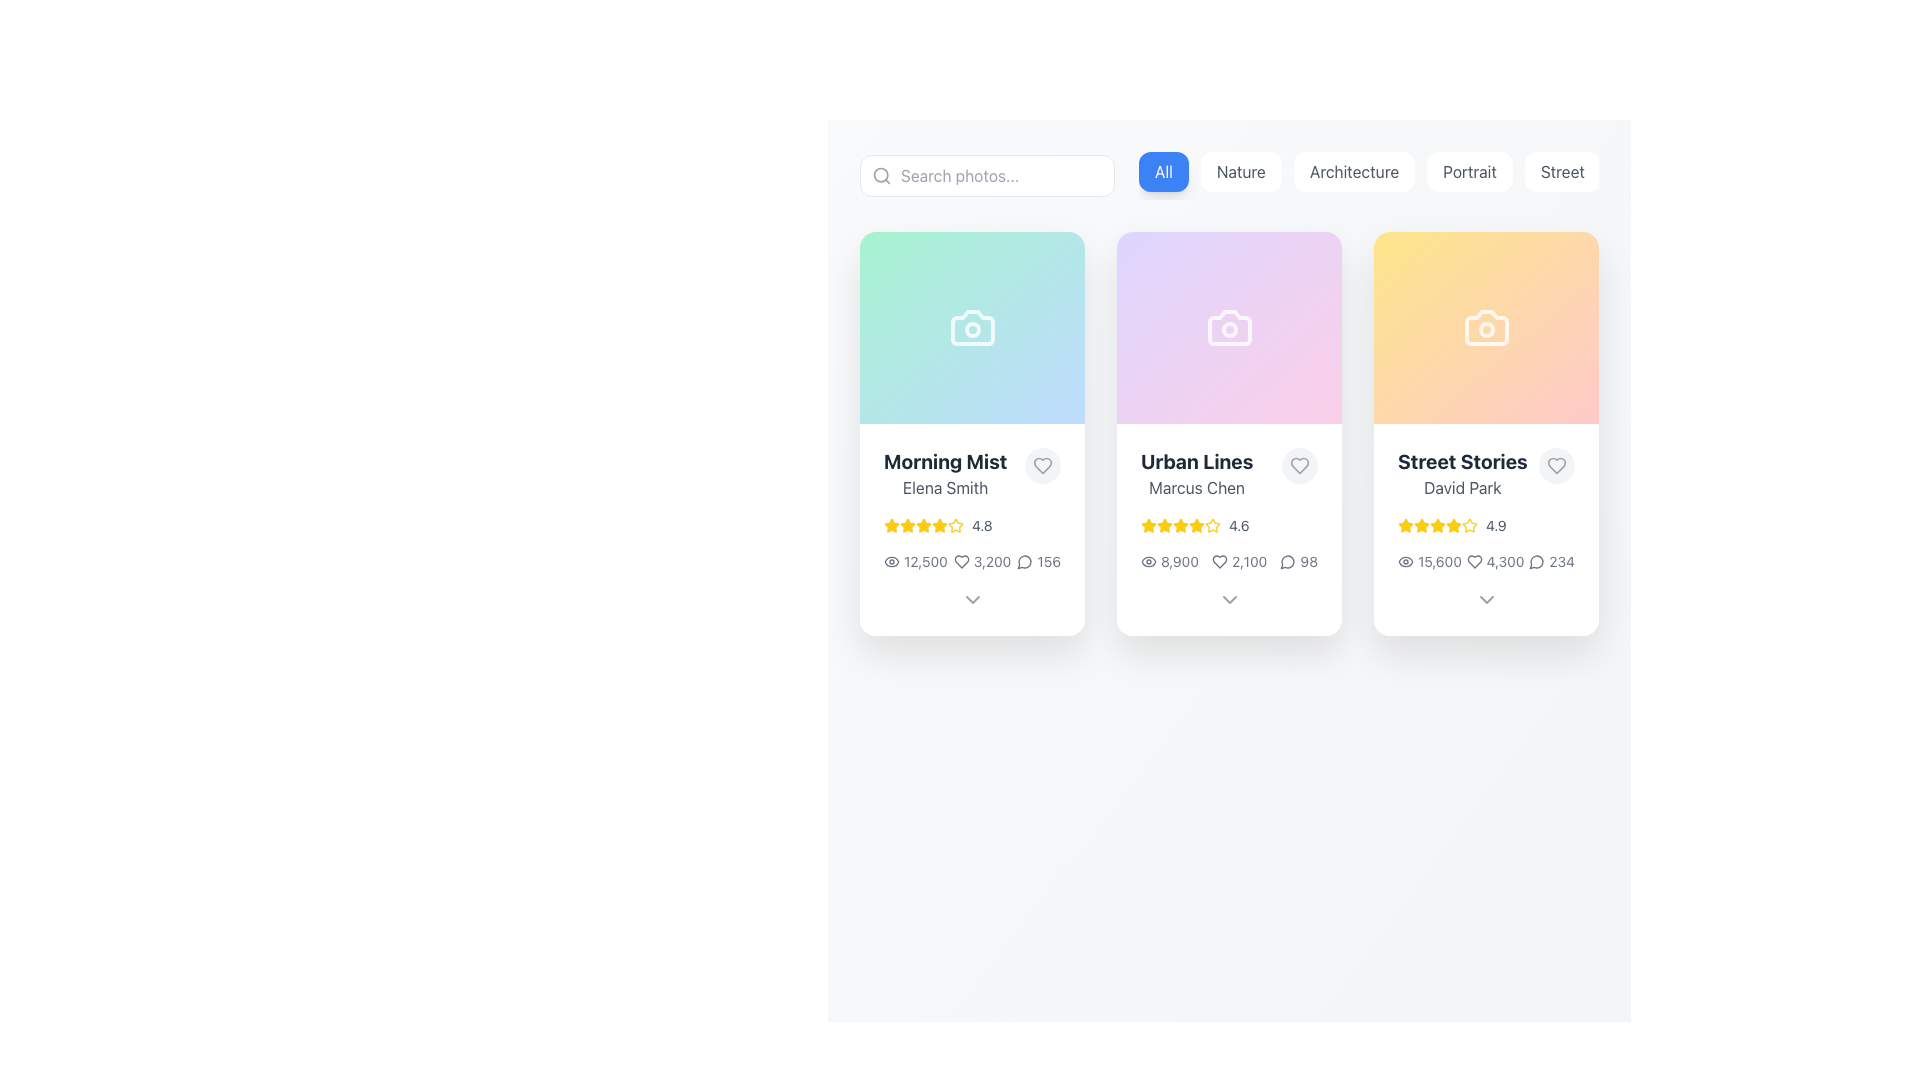 Image resolution: width=1920 pixels, height=1080 pixels. Describe the element at coordinates (1299, 562) in the screenshot. I see `the numeric counter '98' next to the speech bubble icon to interact with the counter` at that location.